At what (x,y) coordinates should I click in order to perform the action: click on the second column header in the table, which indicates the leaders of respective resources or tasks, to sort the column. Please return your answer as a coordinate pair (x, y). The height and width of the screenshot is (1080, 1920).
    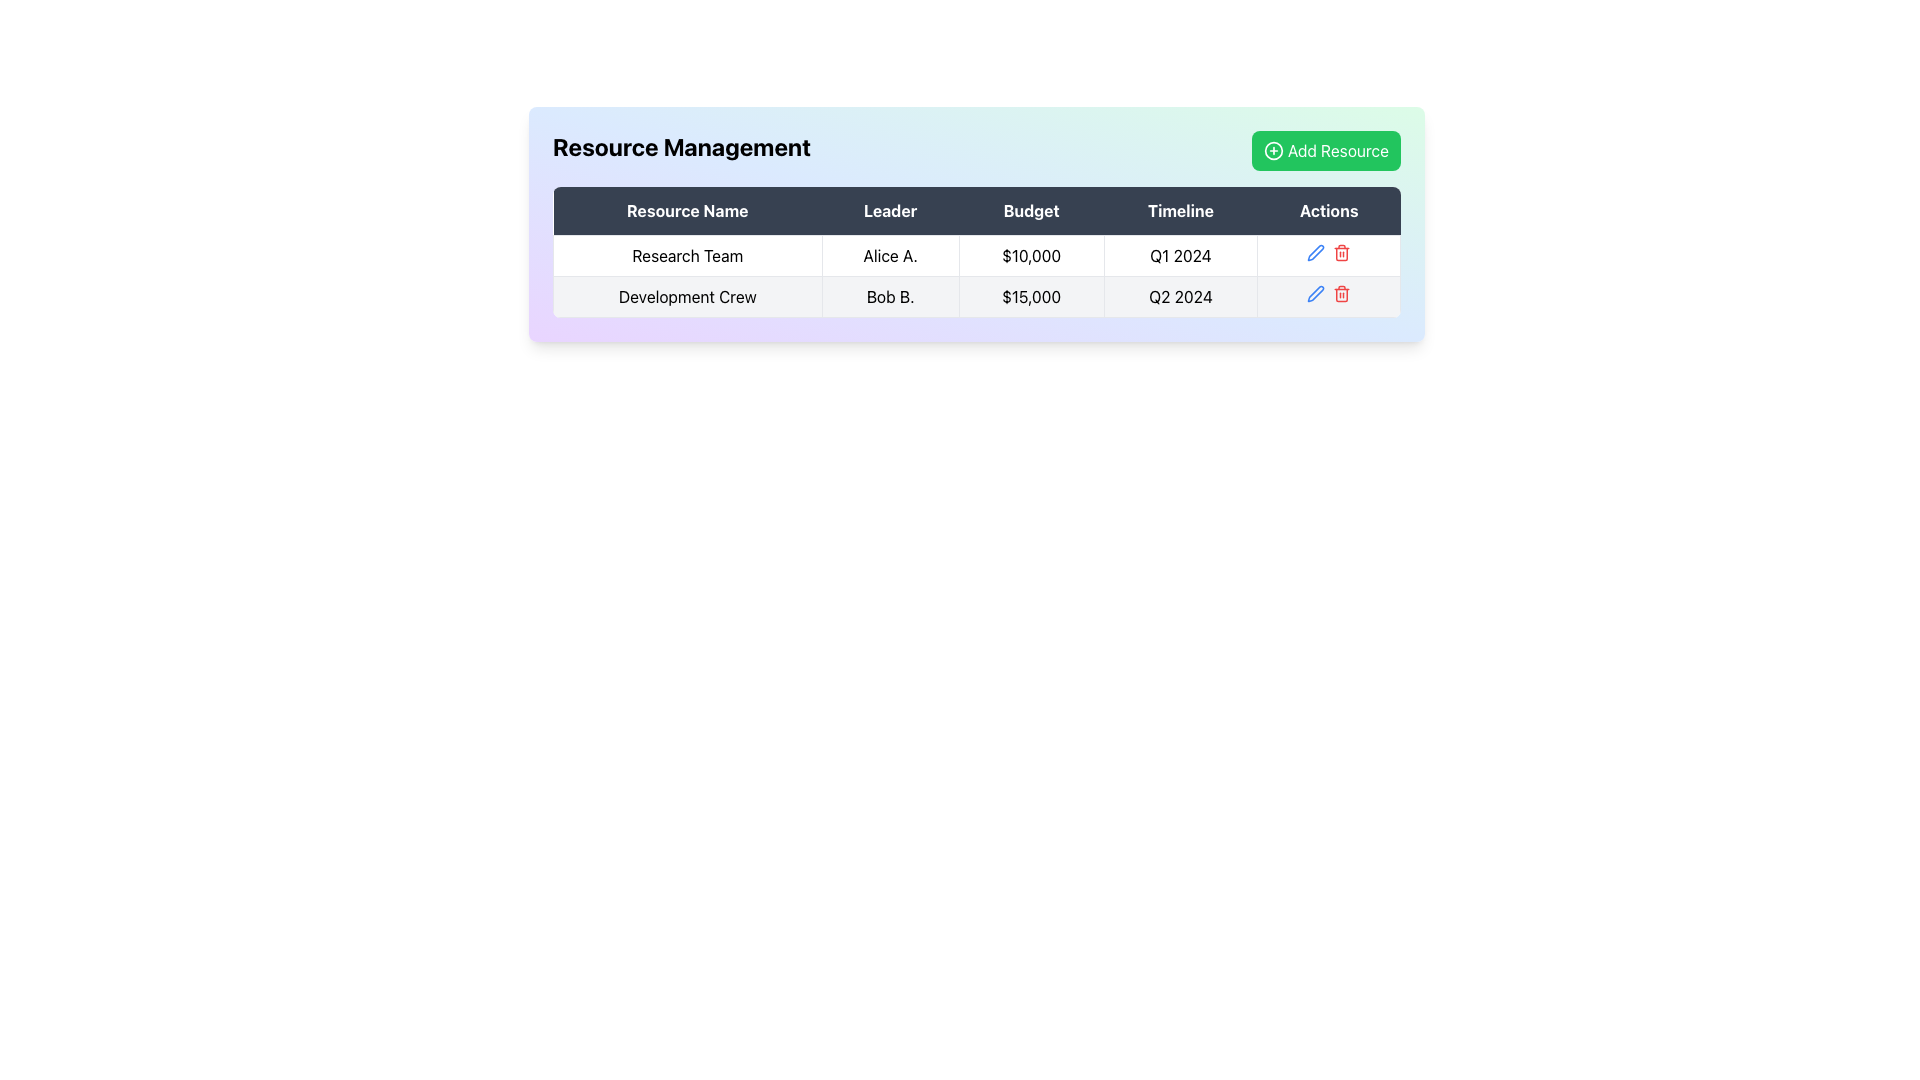
    Looking at the image, I should click on (889, 211).